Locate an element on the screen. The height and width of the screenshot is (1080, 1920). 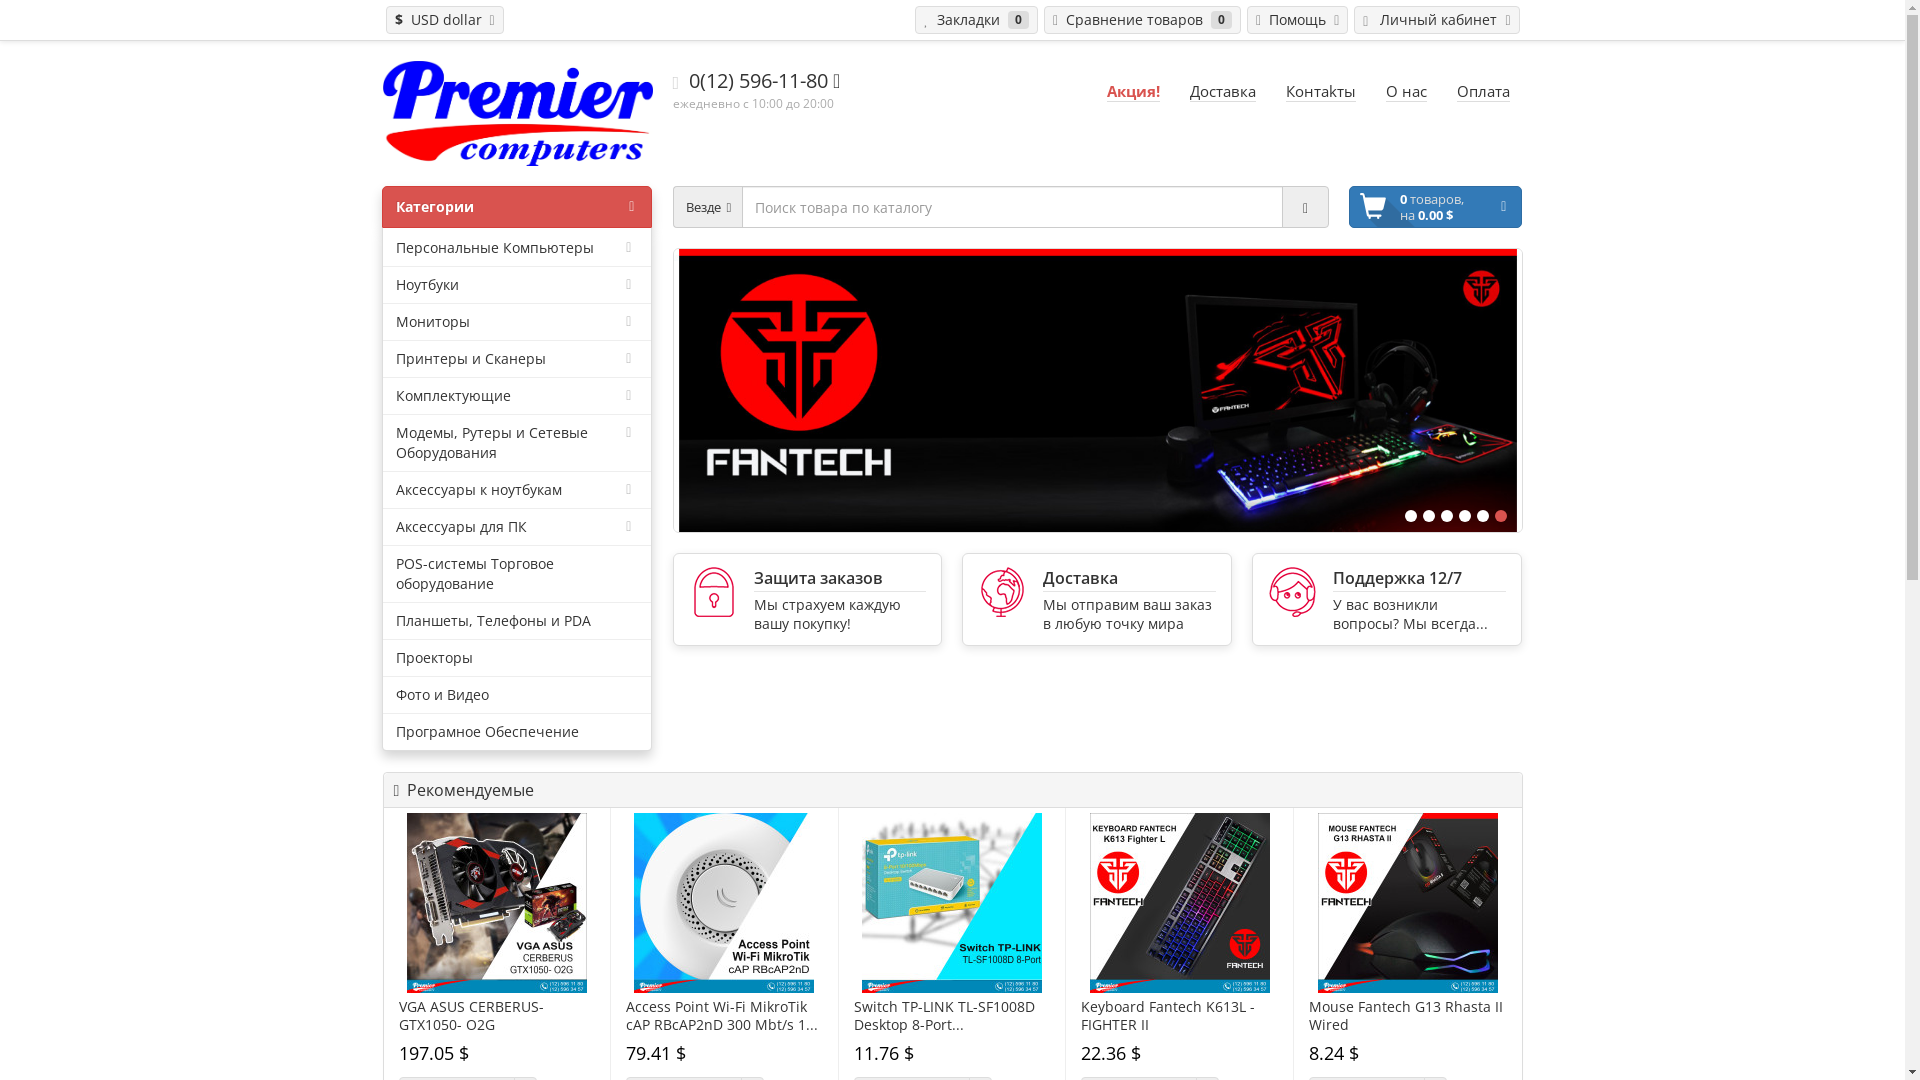
'Switch TP-LINK TL-SF1008D Desktop 8-Port...' is located at coordinates (951, 1015).